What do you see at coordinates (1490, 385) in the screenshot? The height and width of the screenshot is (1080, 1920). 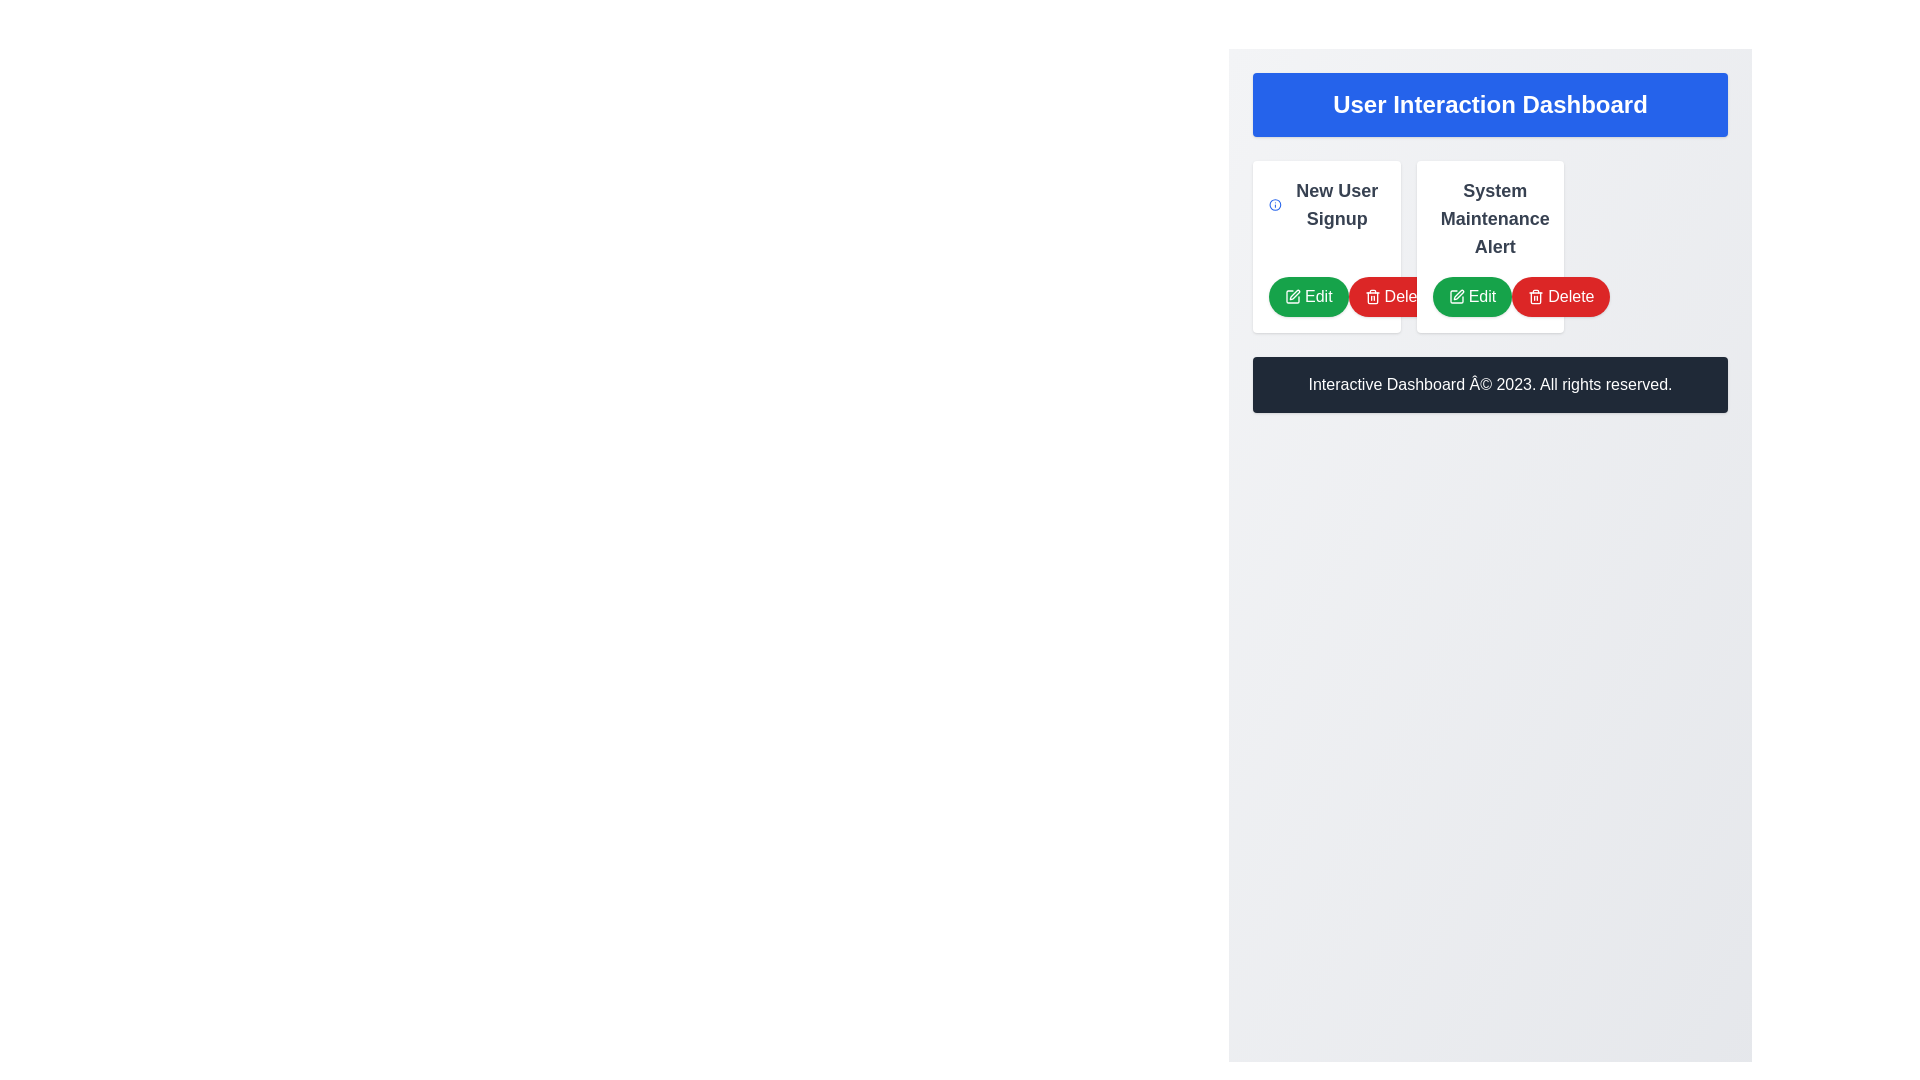 I see `copyright information text label located at the bottom of the interface, beneath the action cards 'New User Signup' and 'System Maintenance Alert'` at bounding box center [1490, 385].